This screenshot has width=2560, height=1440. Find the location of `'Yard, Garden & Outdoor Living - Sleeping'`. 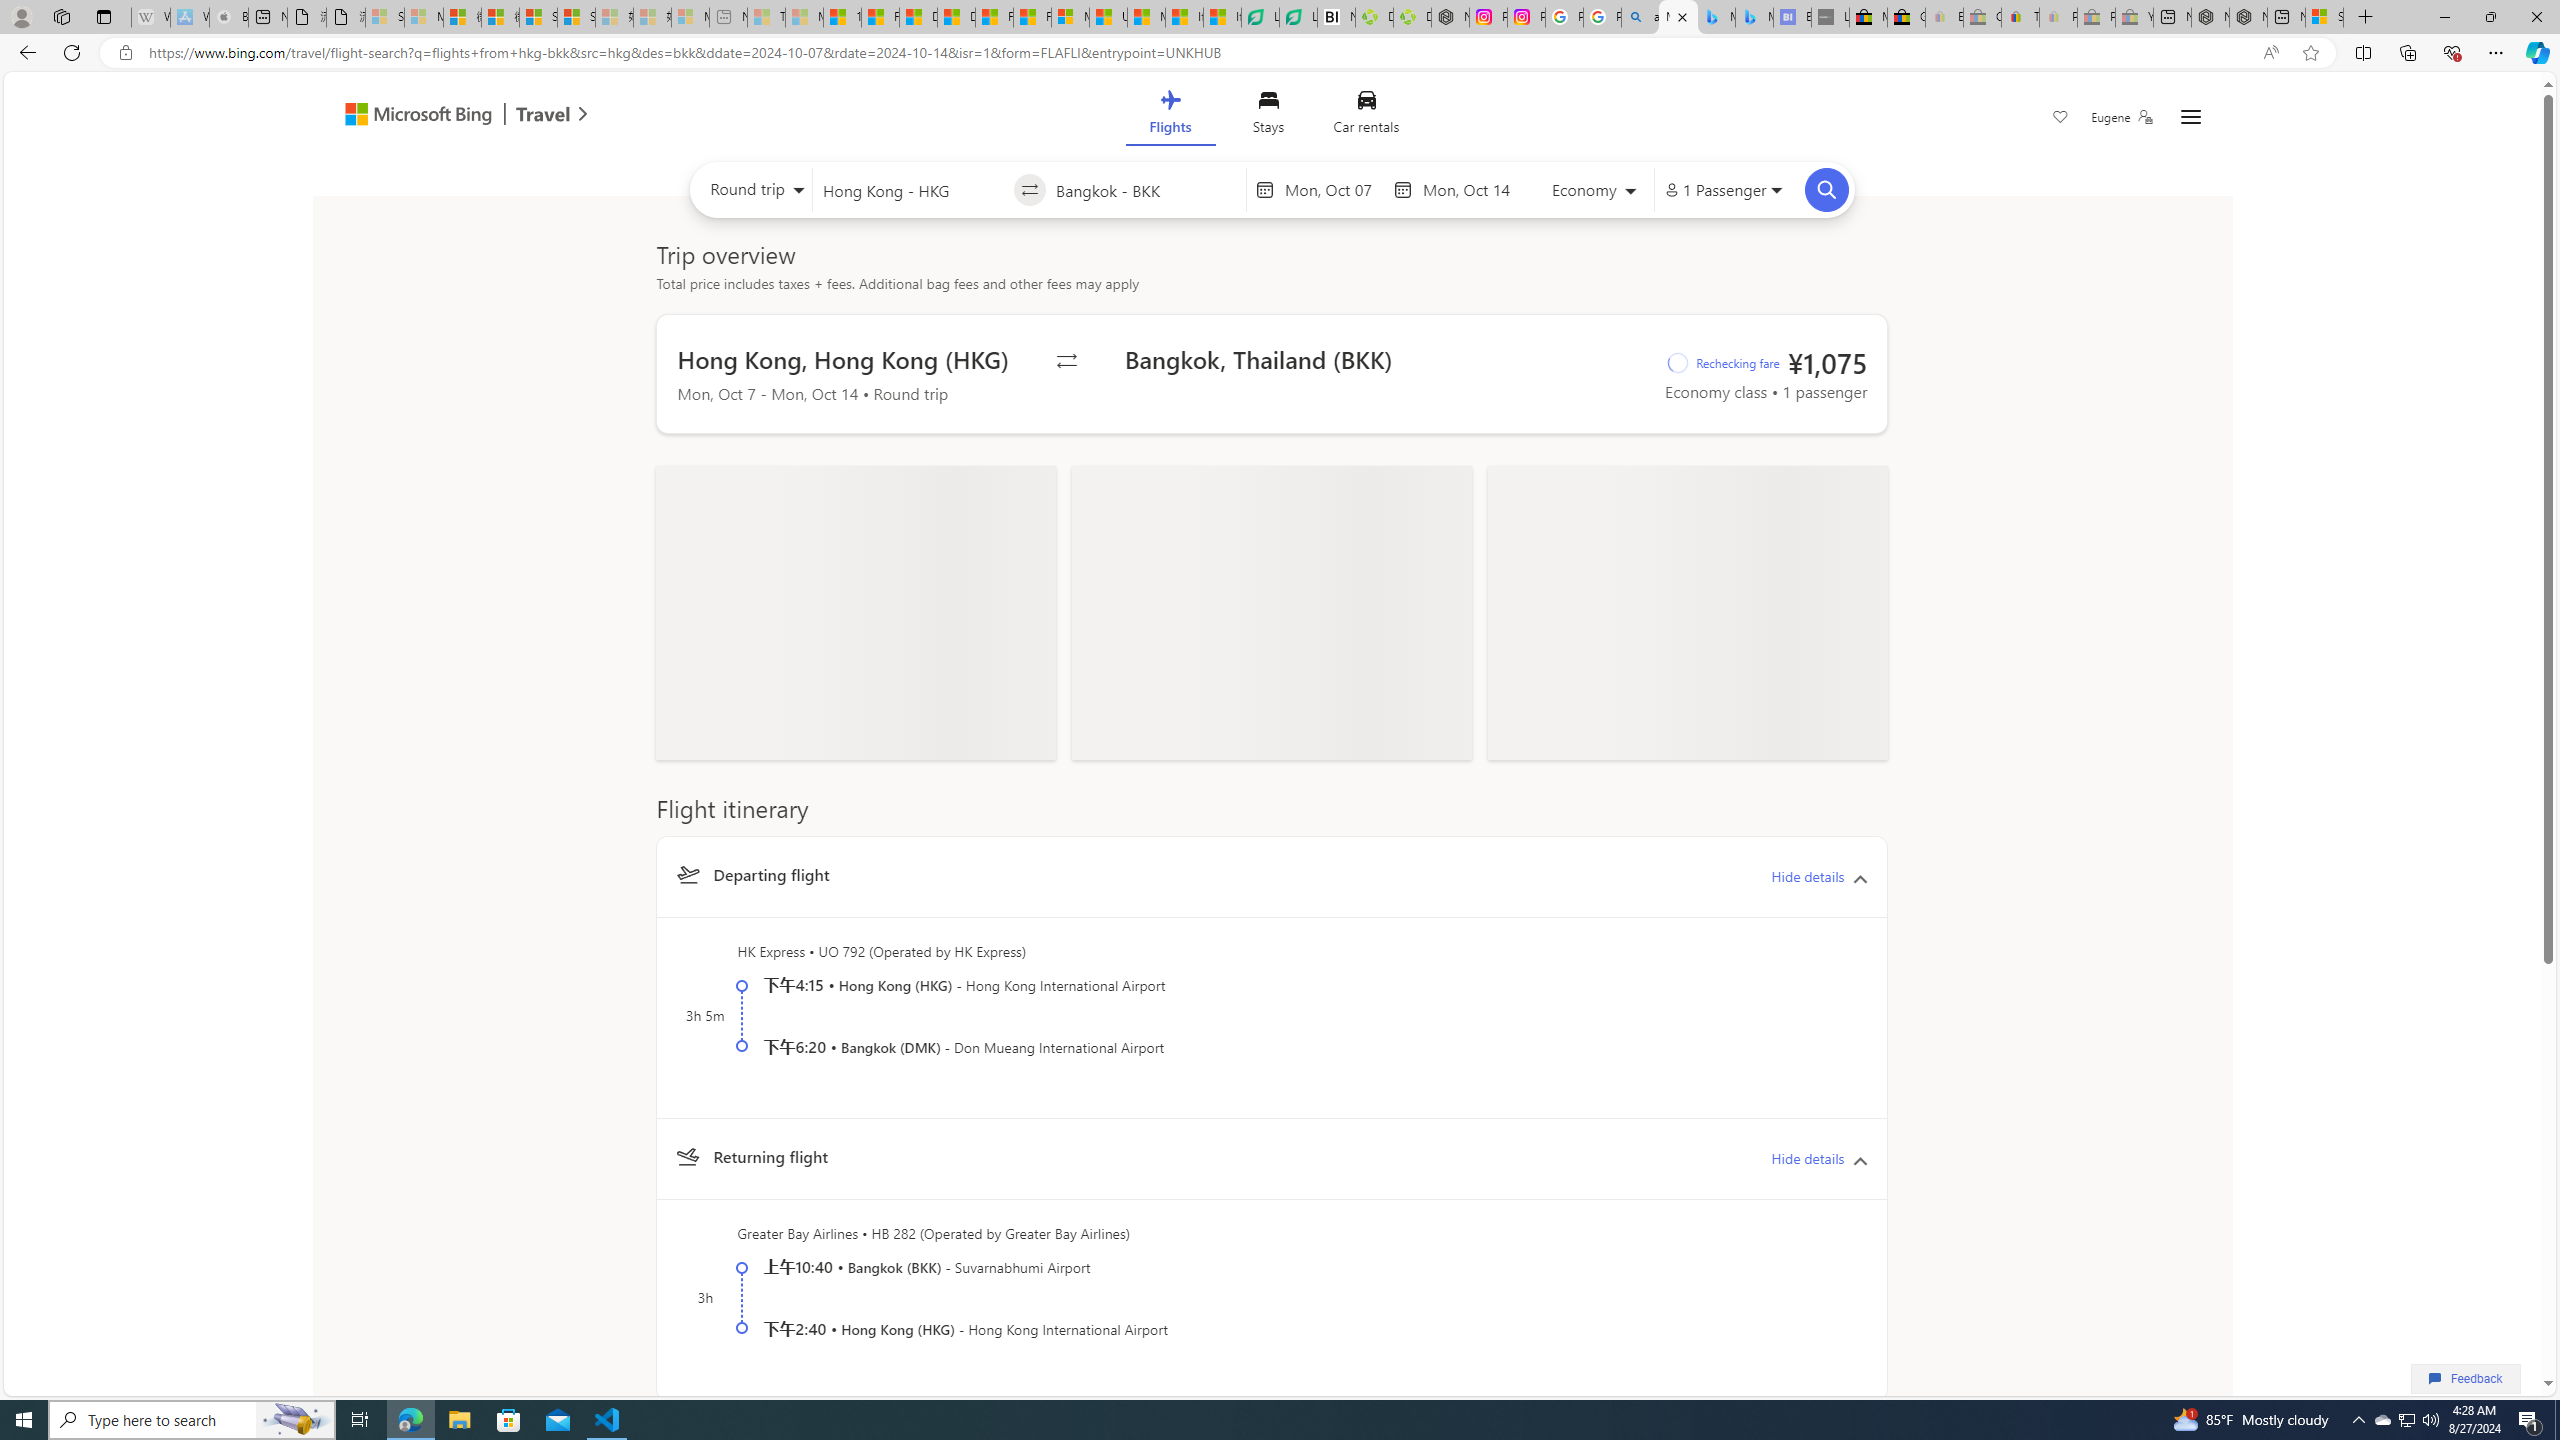

'Yard, Garden & Outdoor Living - Sleeping' is located at coordinates (2135, 16).